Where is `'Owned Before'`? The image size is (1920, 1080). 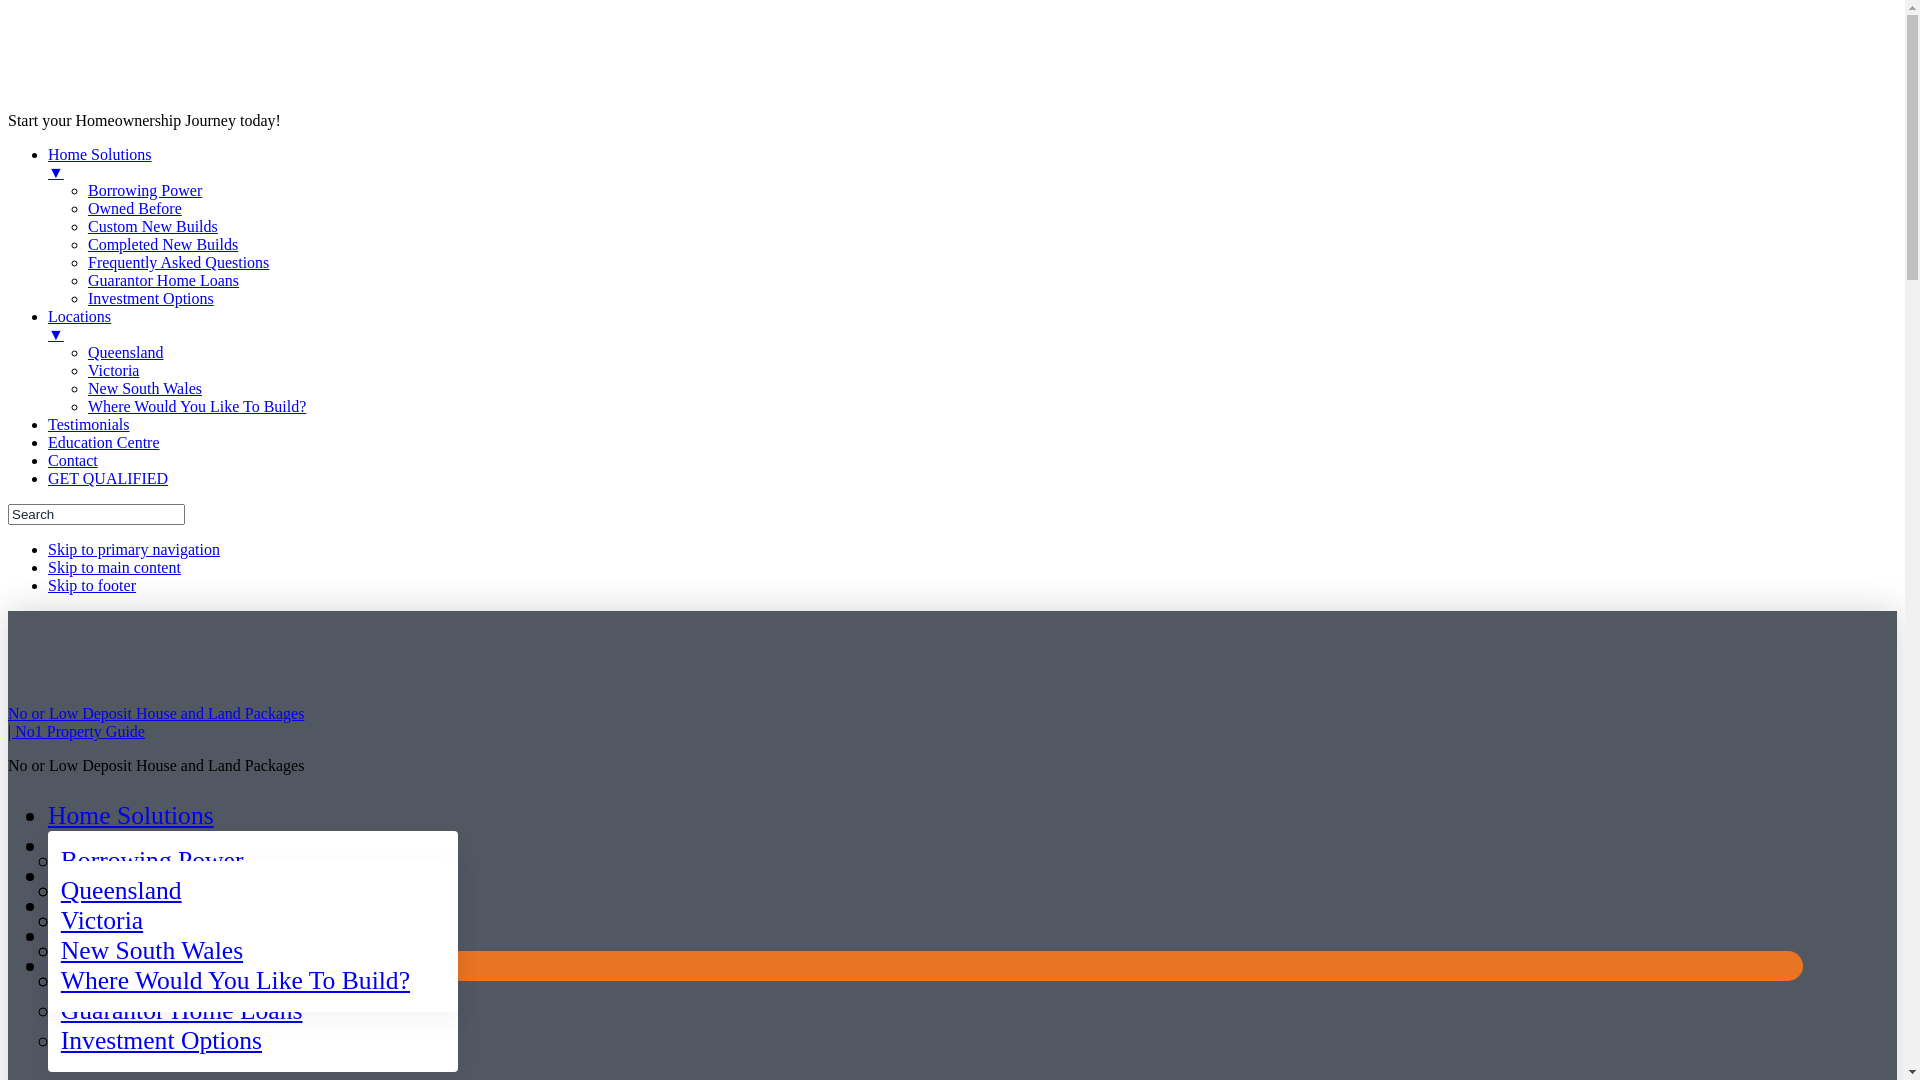 'Owned Before' is located at coordinates (133, 208).